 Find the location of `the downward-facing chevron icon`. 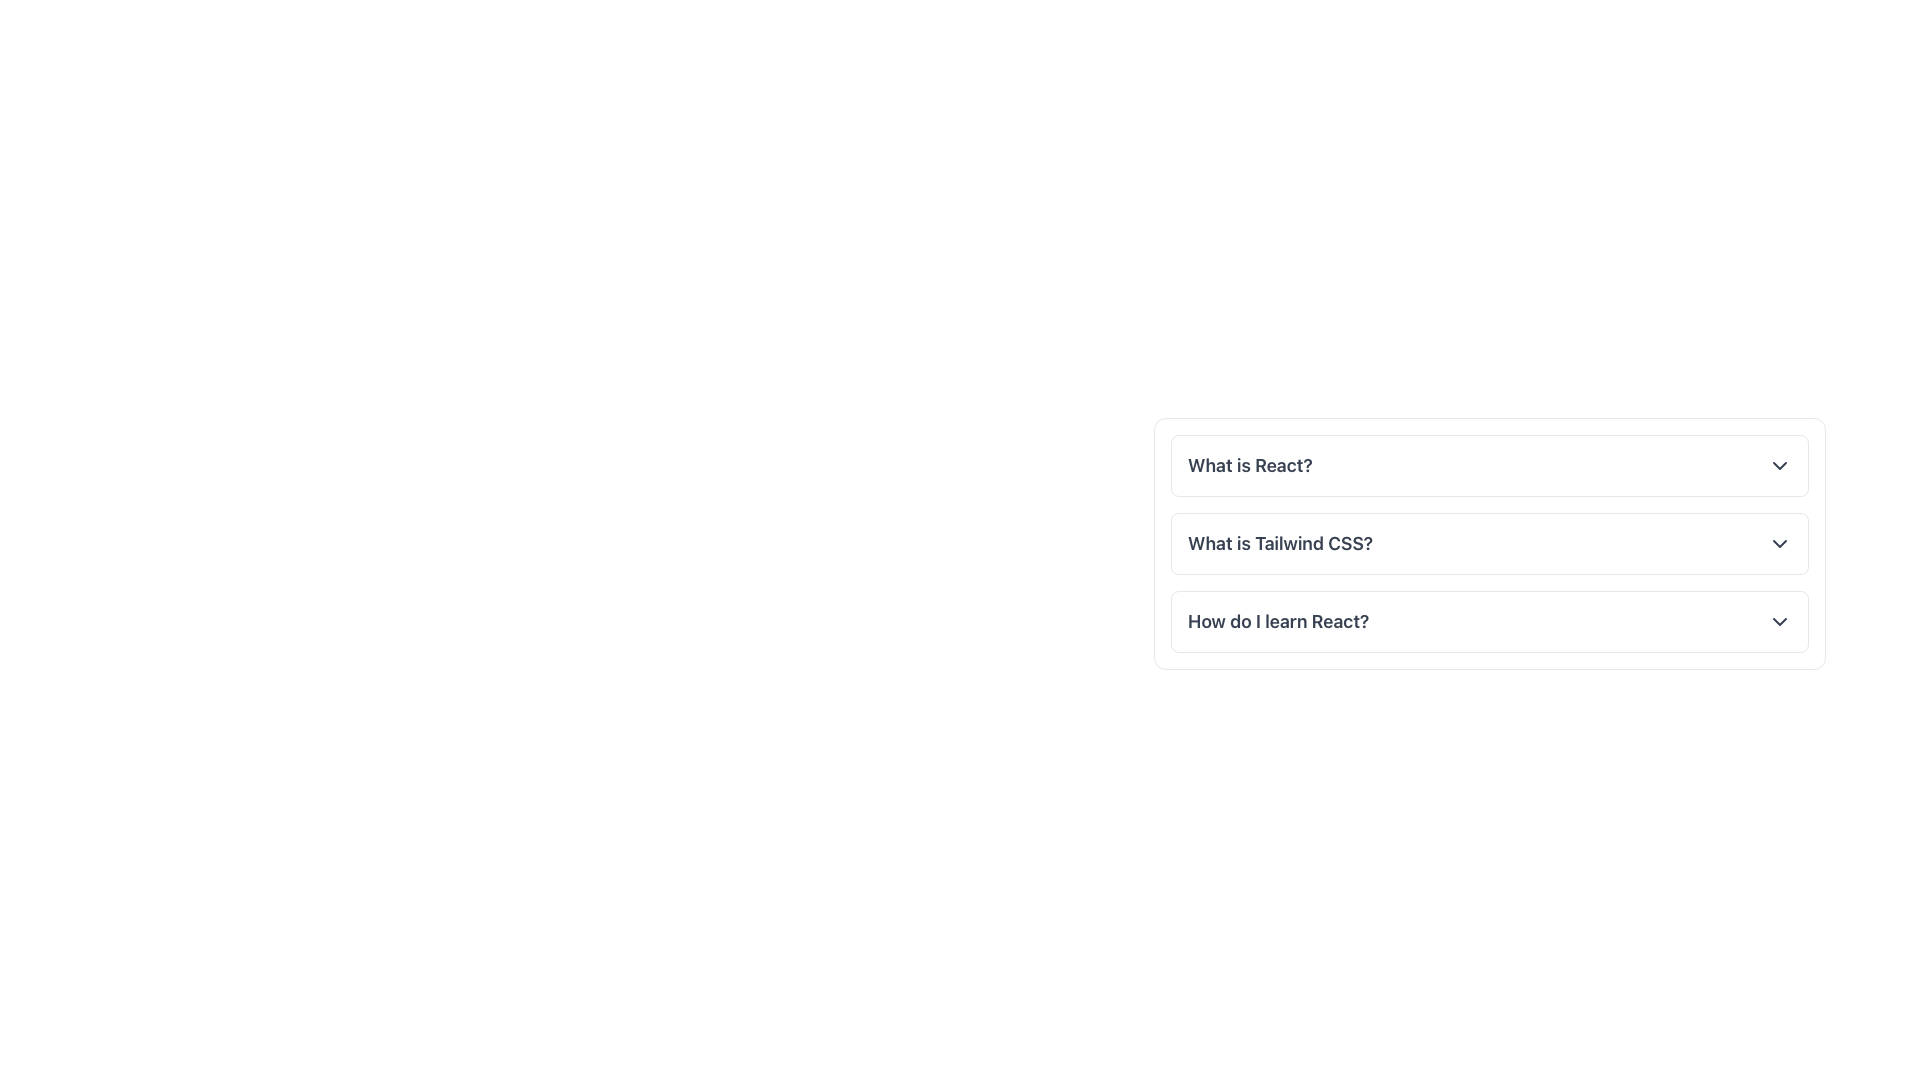

the downward-facing chevron icon is located at coordinates (1780, 620).